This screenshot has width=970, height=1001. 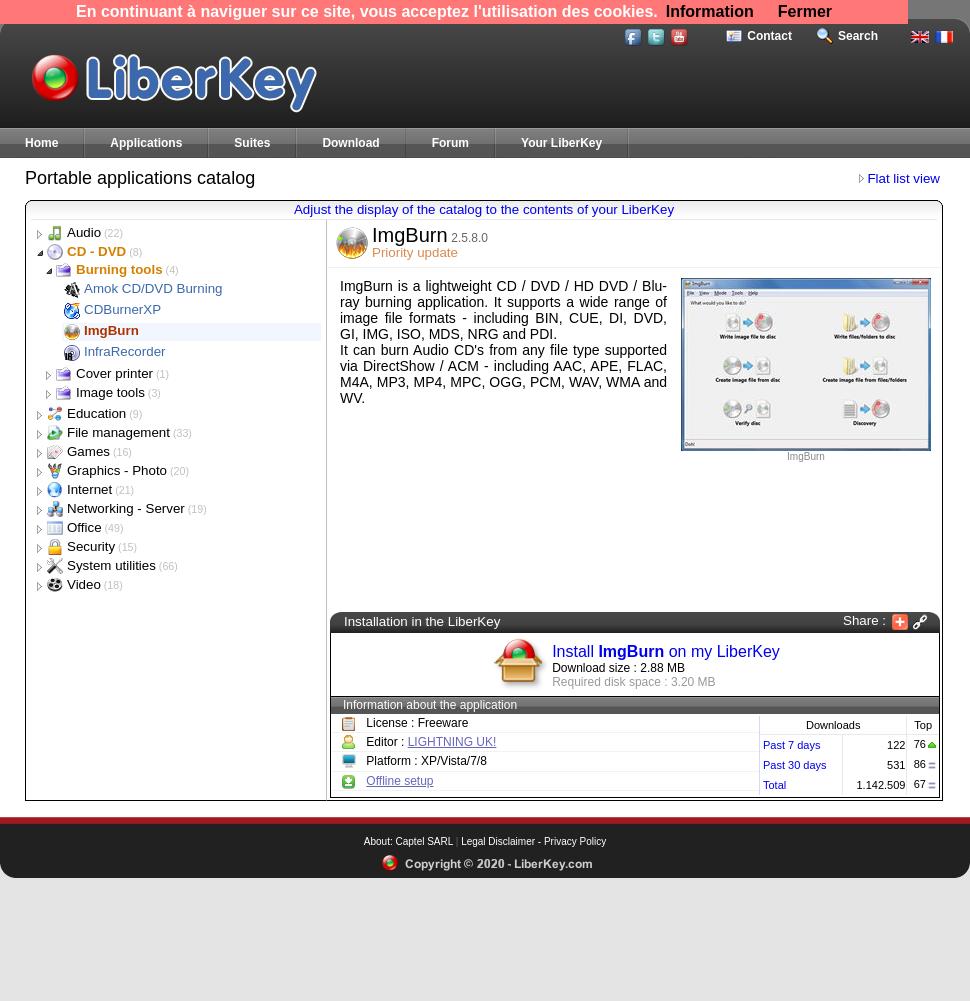 I want to click on 'Games', so click(x=86, y=451).